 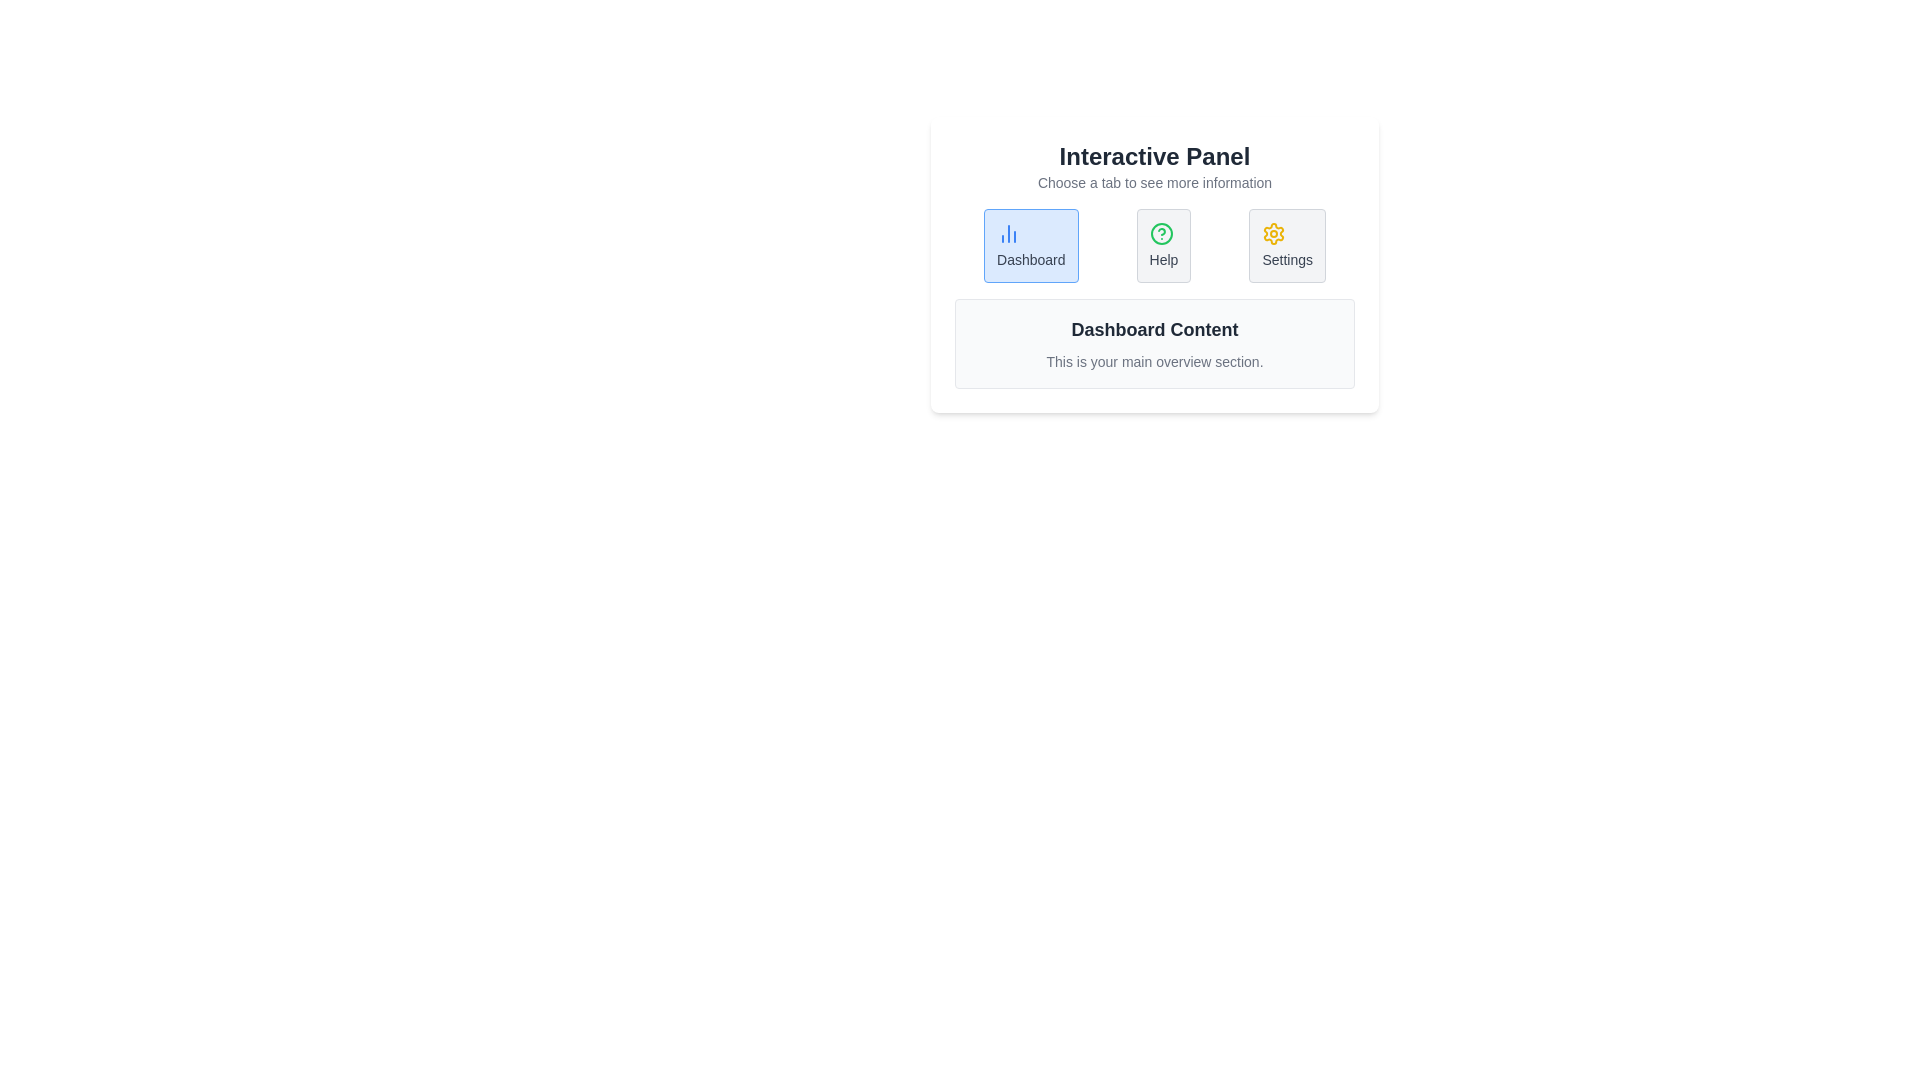 What do you see at coordinates (1155, 156) in the screenshot?
I see `the 'Interactive Panel' text element, which is styled prominently as a heading within a card-like section, positioned above the subtitle and centrally aligned` at bounding box center [1155, 156].